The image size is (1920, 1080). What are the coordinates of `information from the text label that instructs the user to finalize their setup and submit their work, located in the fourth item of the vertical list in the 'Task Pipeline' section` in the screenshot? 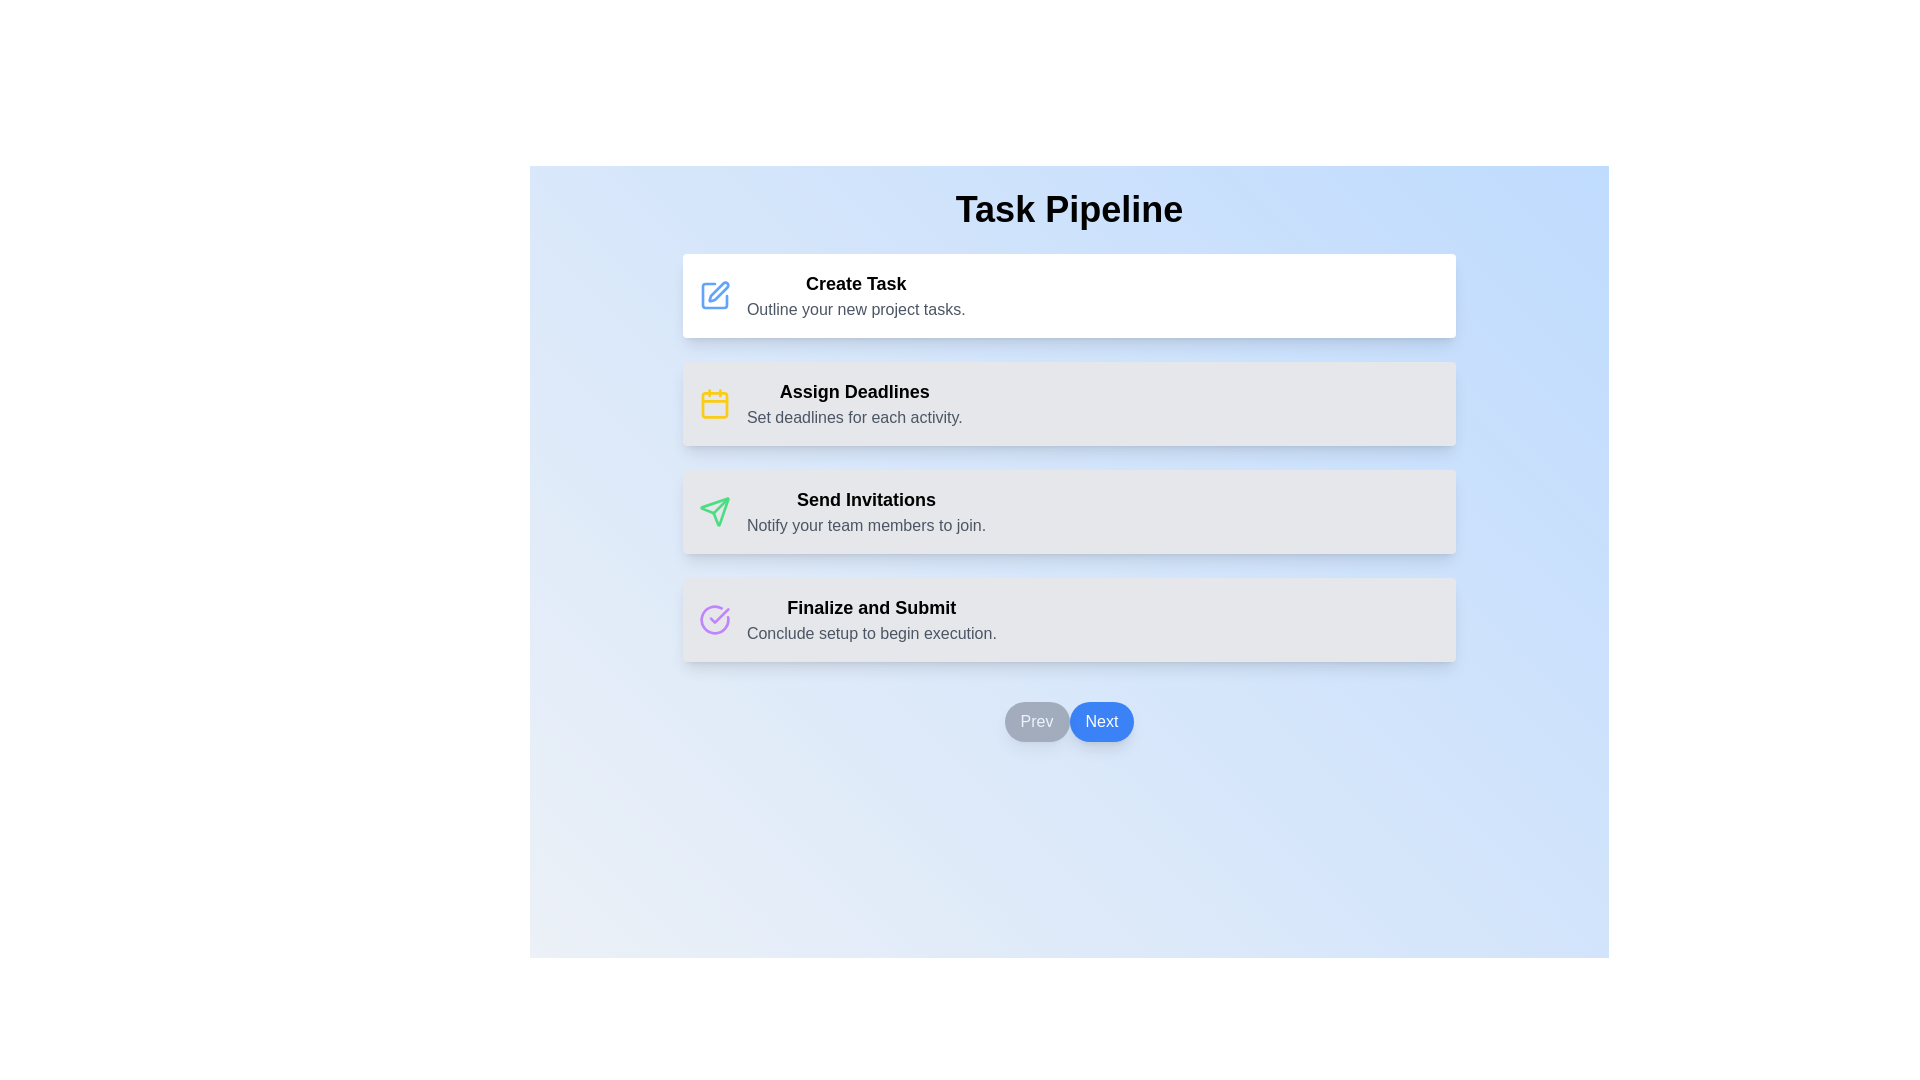 It's located at (871, 607).